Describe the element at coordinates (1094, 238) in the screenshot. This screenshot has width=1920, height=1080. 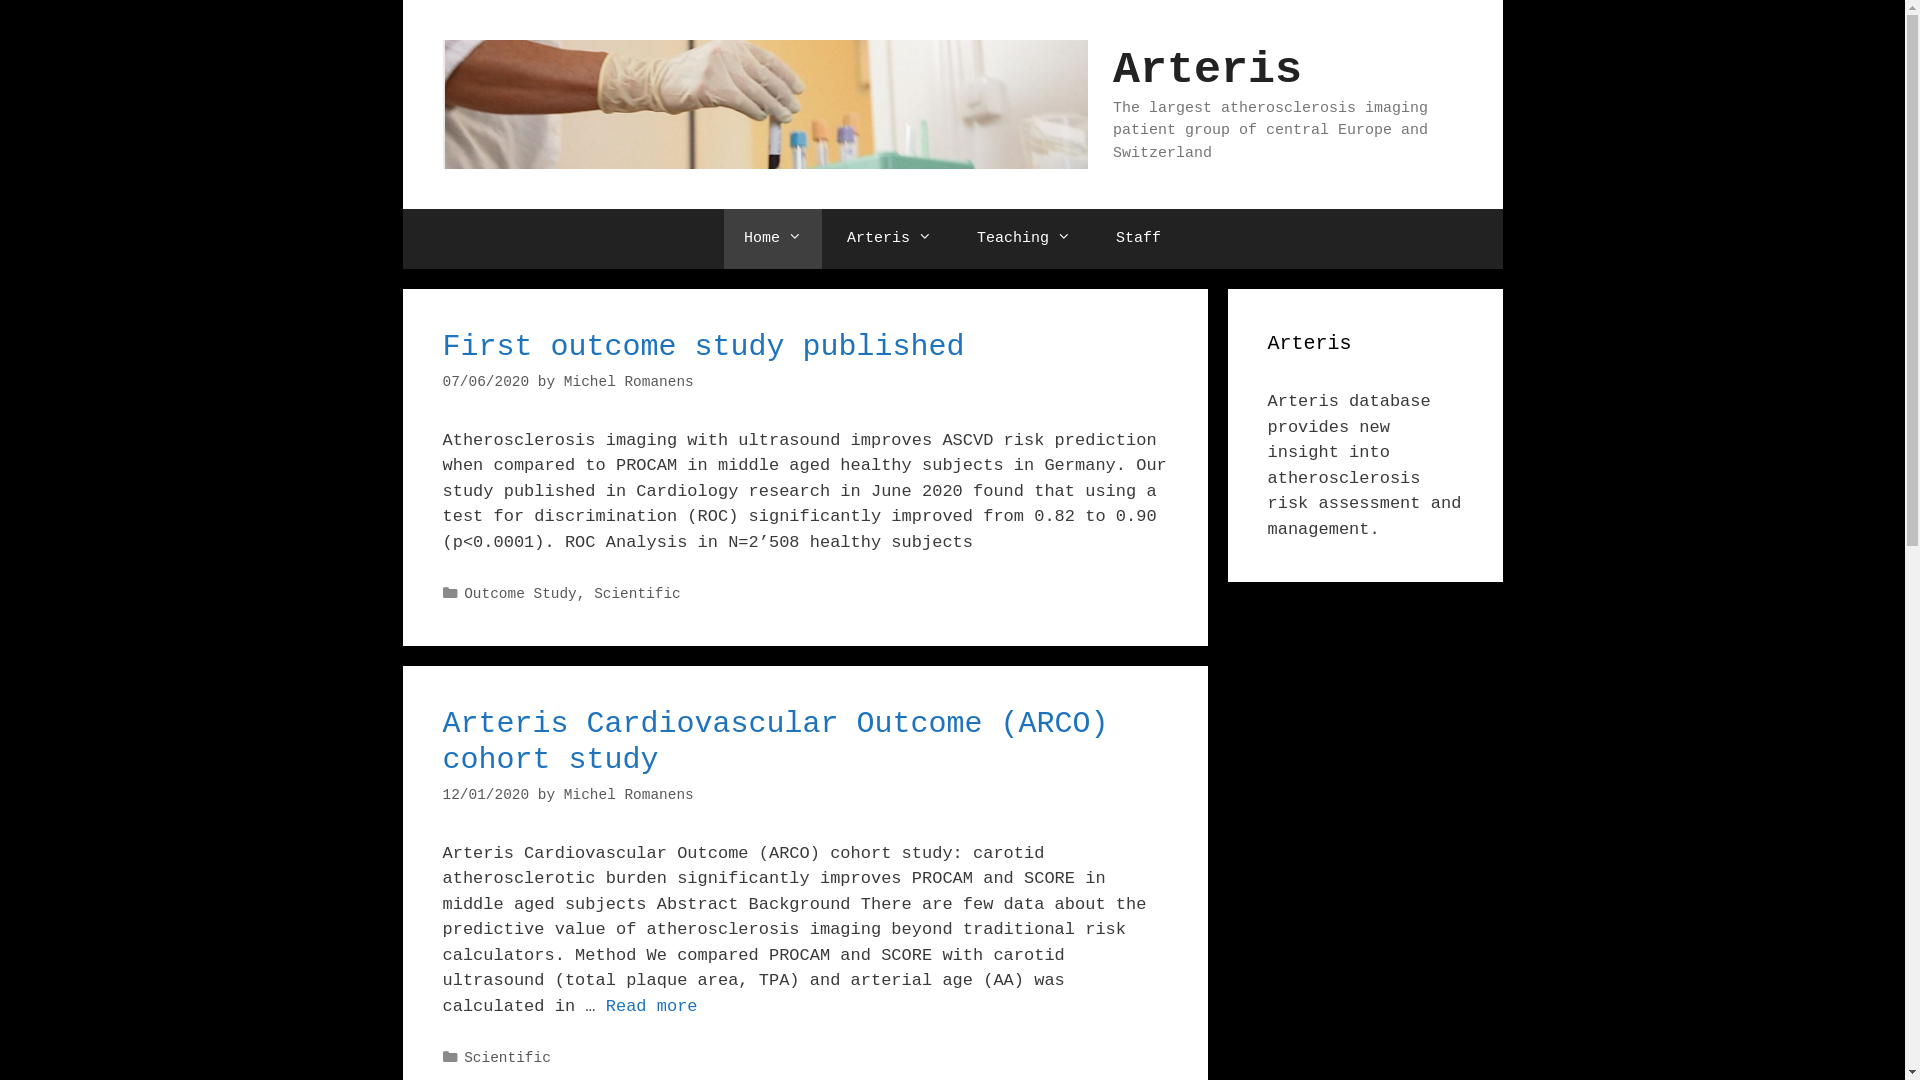
I see `'Staff'` at that location.